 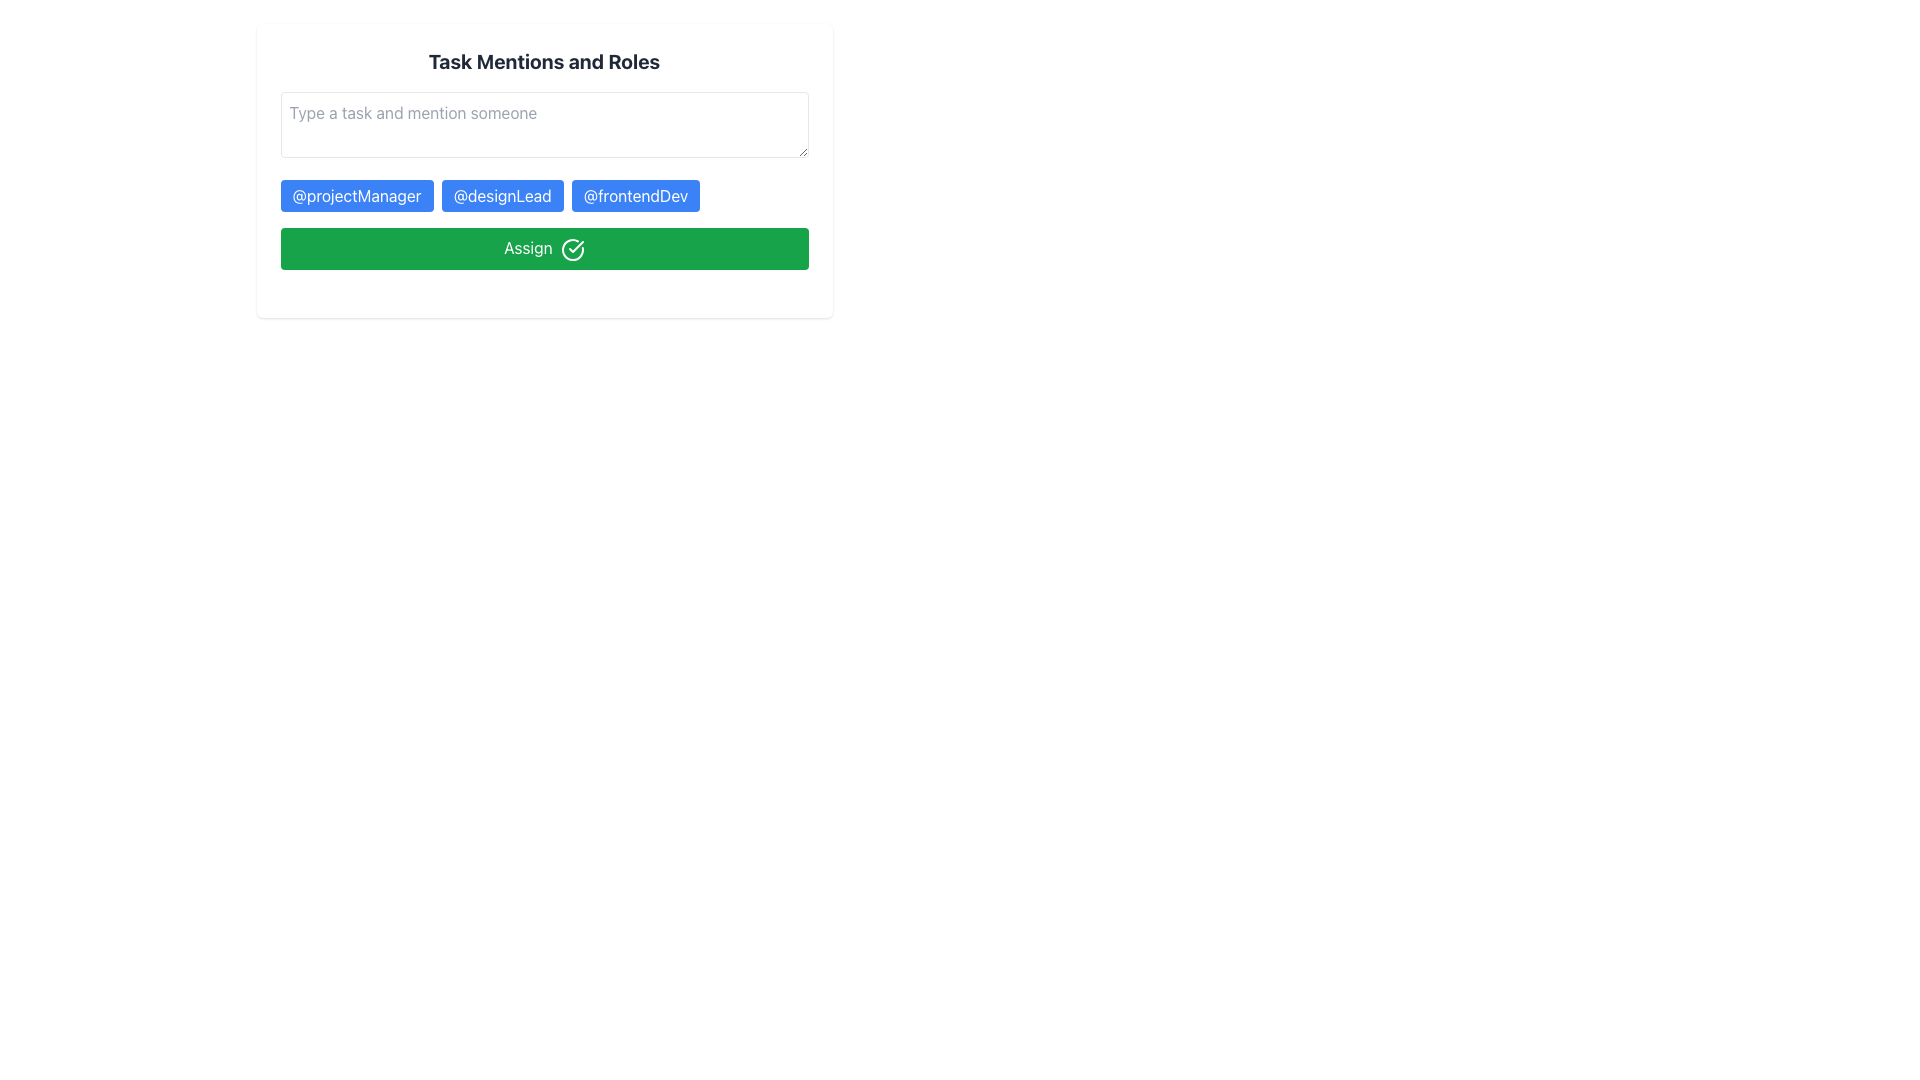 I want to click on the leftmost button below the text input field, so click(x=356, y=196).